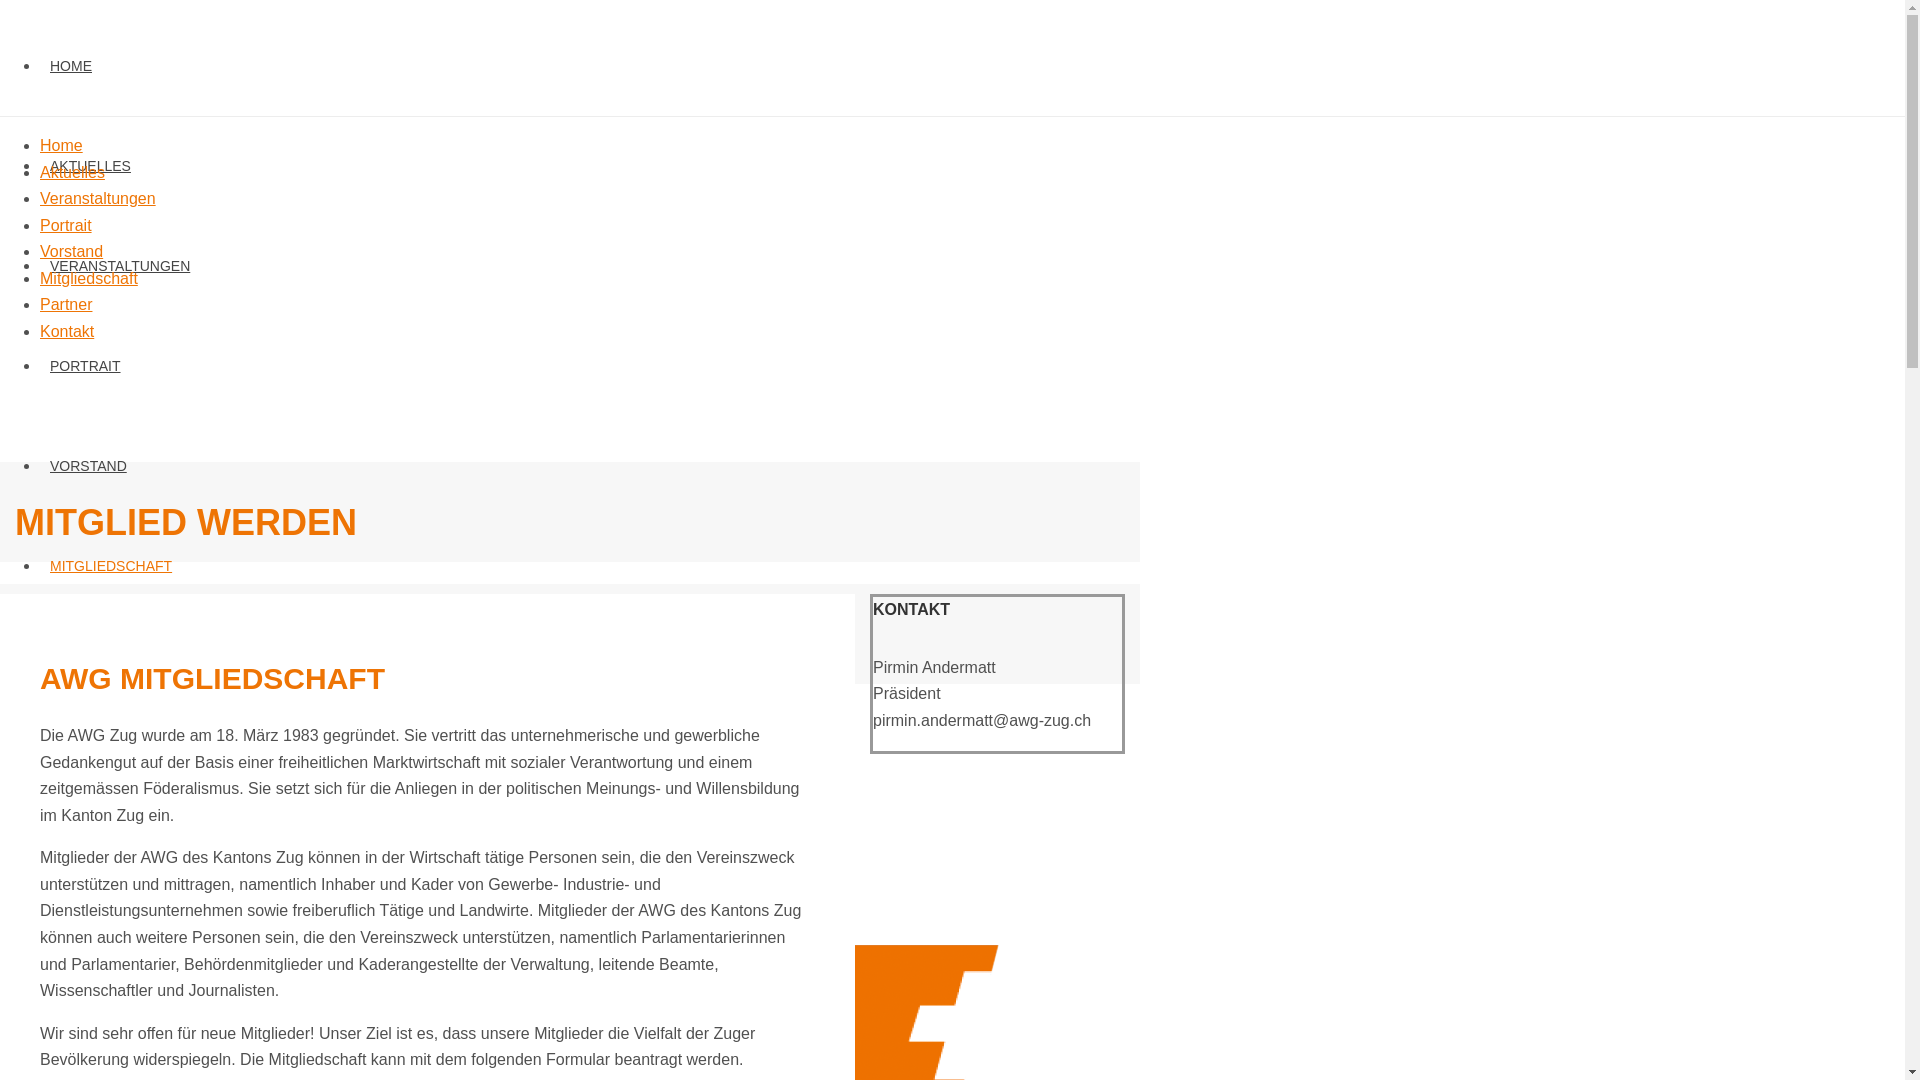  I want to click on 'PORTRAIT', so click(39, 366).